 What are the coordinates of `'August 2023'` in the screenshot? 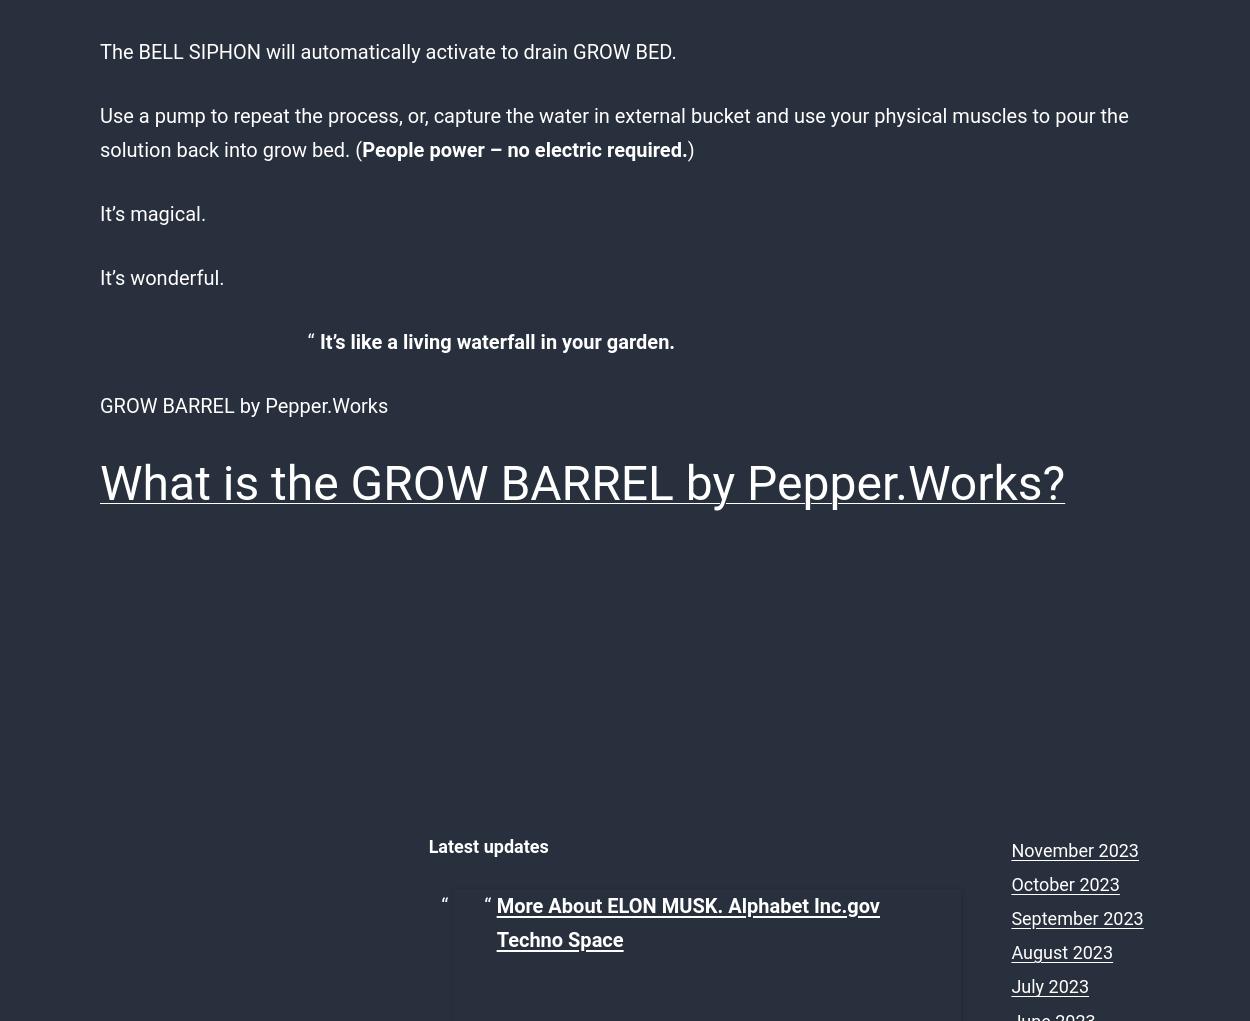 It's located at (1011, 951).